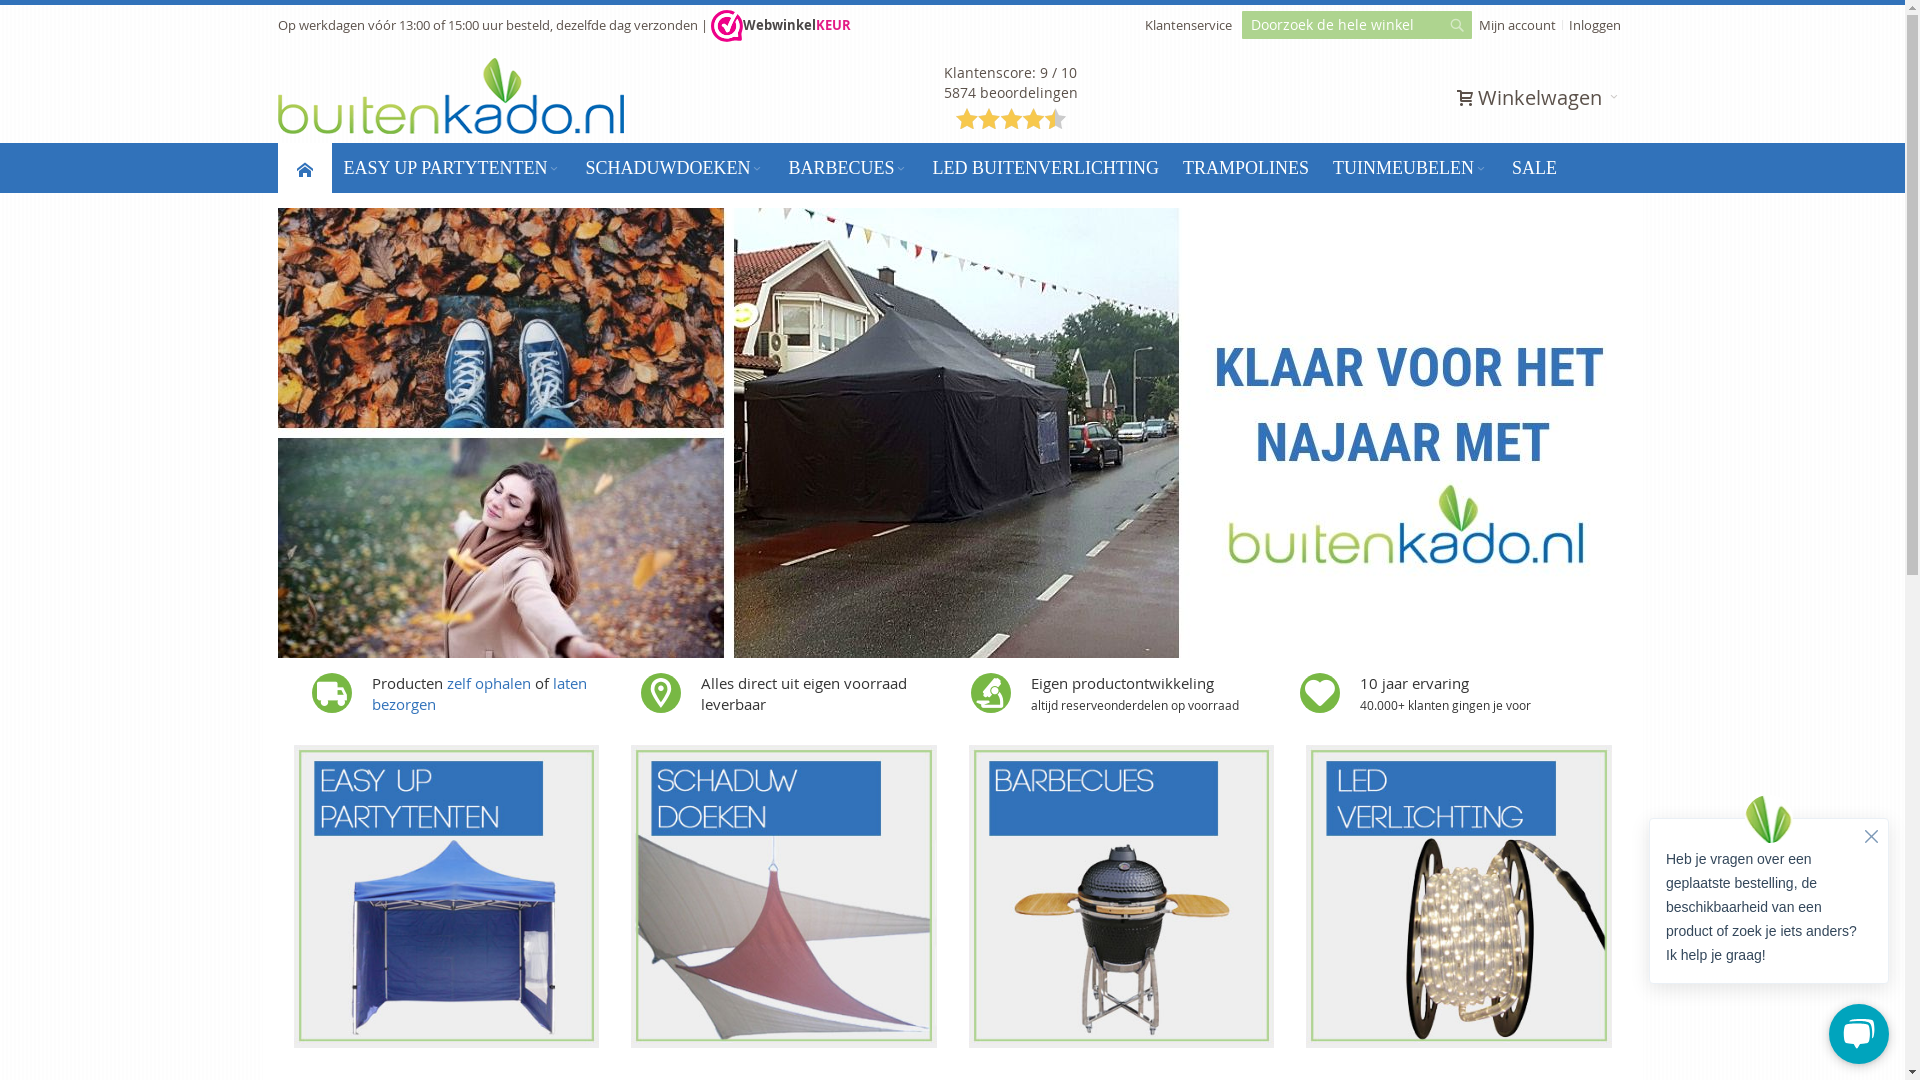 The width and height of the screenshot is (1920, 1080). I want to click on 'WebwinkelKEUR', so click(778, 24).